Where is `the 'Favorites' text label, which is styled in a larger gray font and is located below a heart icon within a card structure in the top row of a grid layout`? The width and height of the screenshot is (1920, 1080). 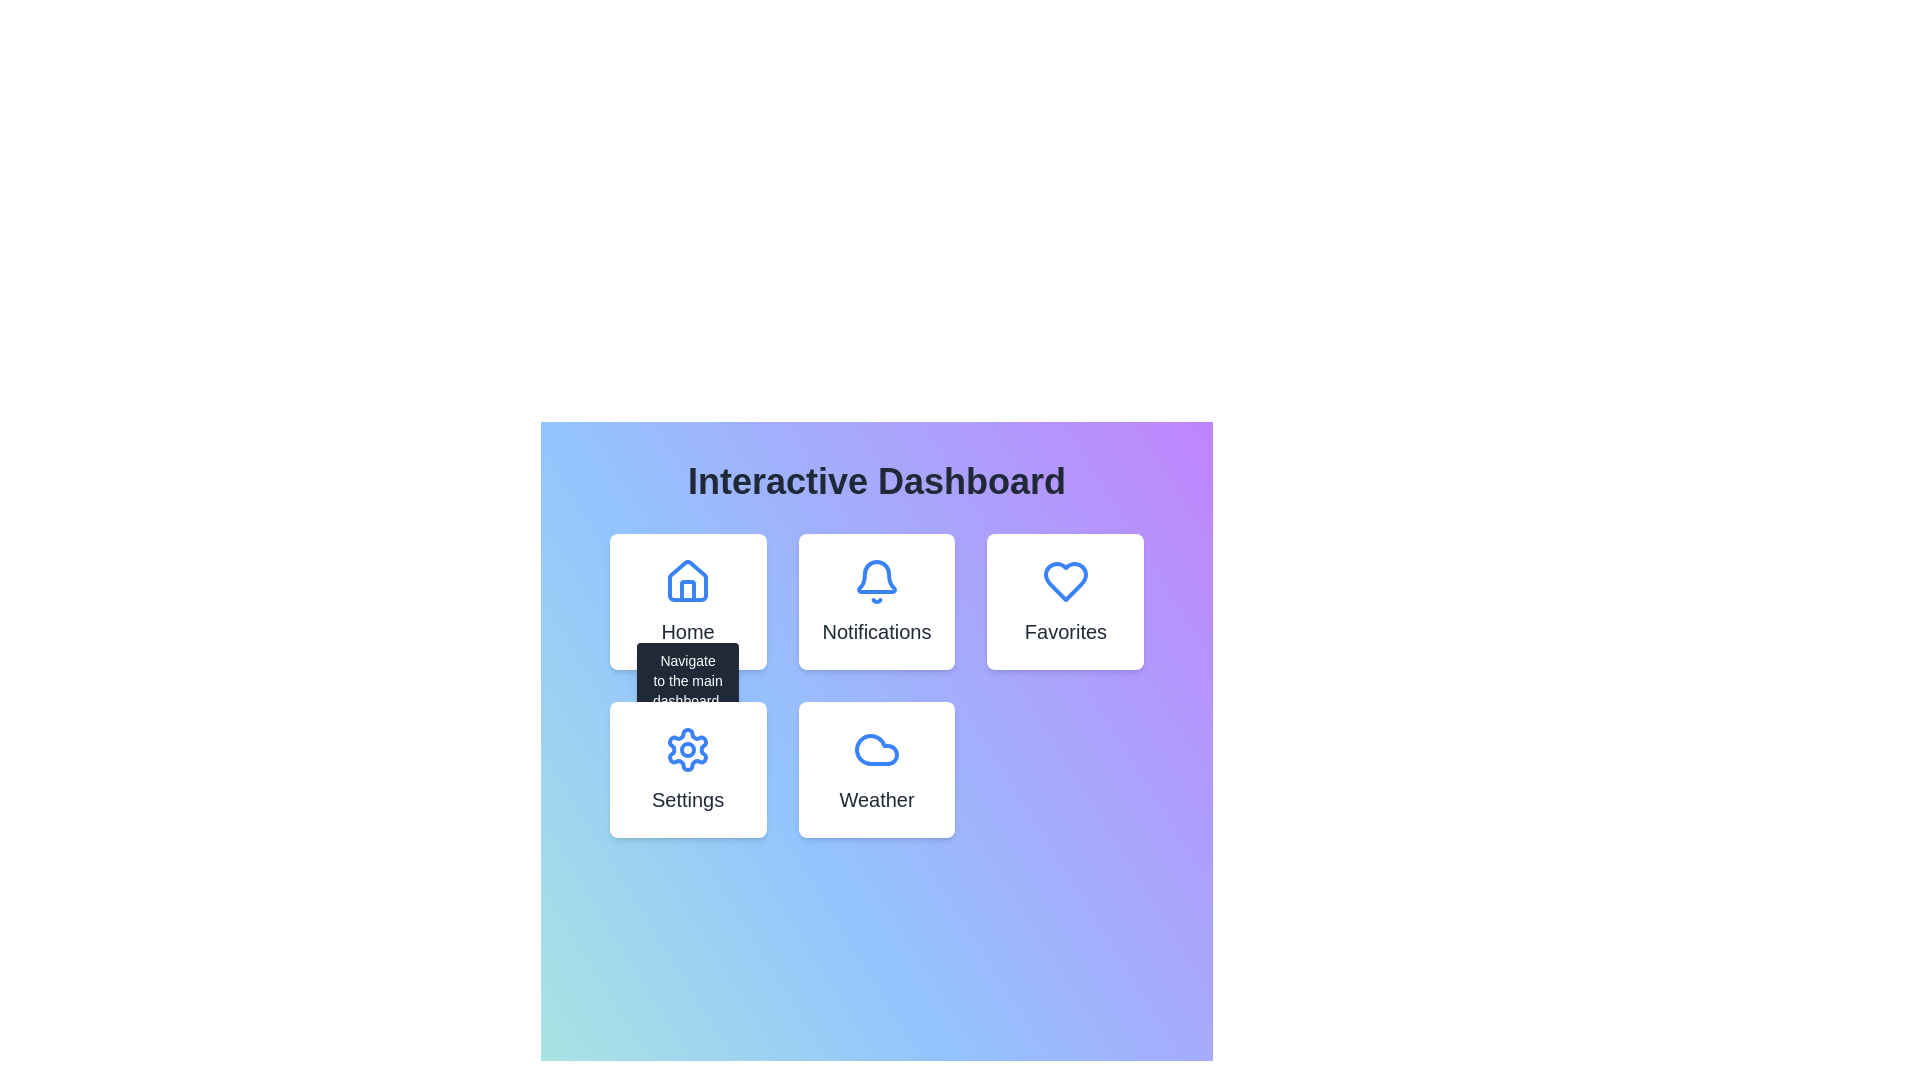
the 'Favorites' text label, which is styled in a larger gray font and is located below a heart icon within a card structure in the top row of a grid layout is located at coordinates (1064, 632).